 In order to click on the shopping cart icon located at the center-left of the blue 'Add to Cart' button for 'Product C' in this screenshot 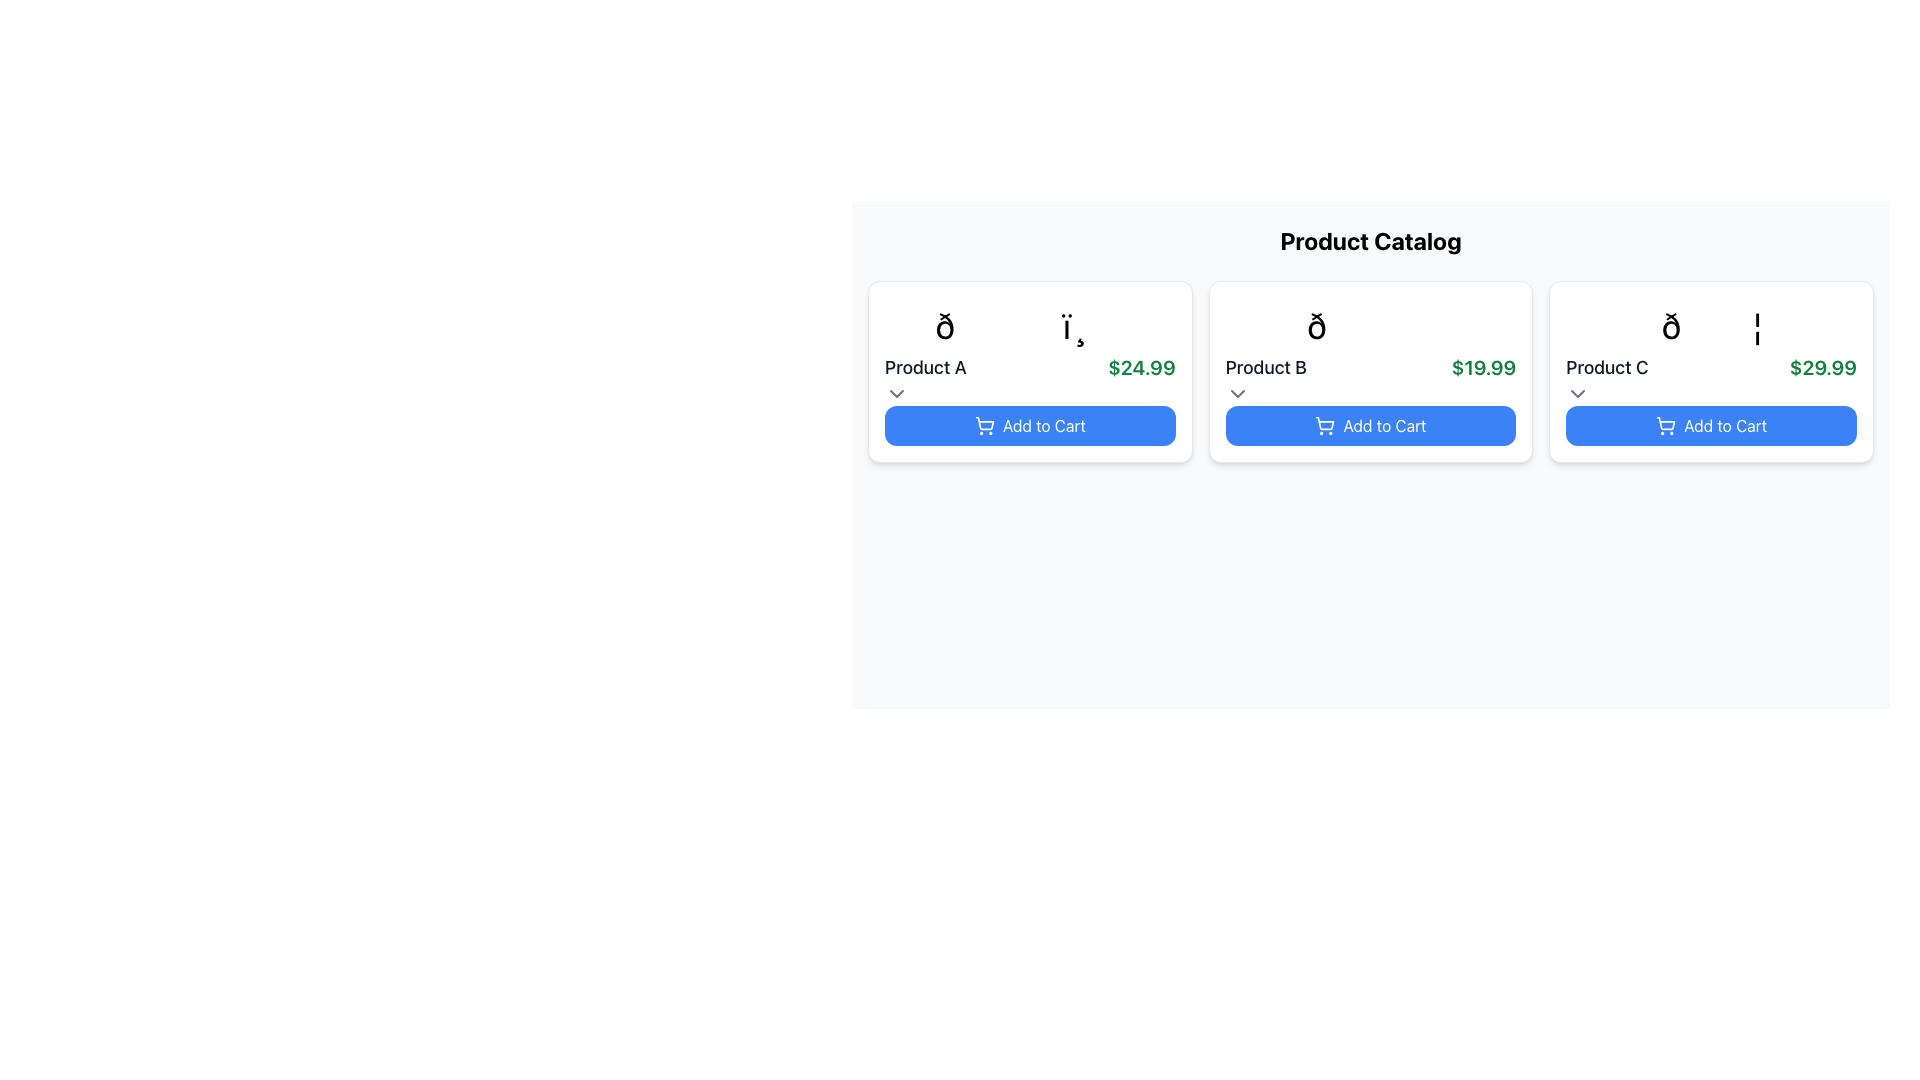, I will do `click(1666, 424)`.